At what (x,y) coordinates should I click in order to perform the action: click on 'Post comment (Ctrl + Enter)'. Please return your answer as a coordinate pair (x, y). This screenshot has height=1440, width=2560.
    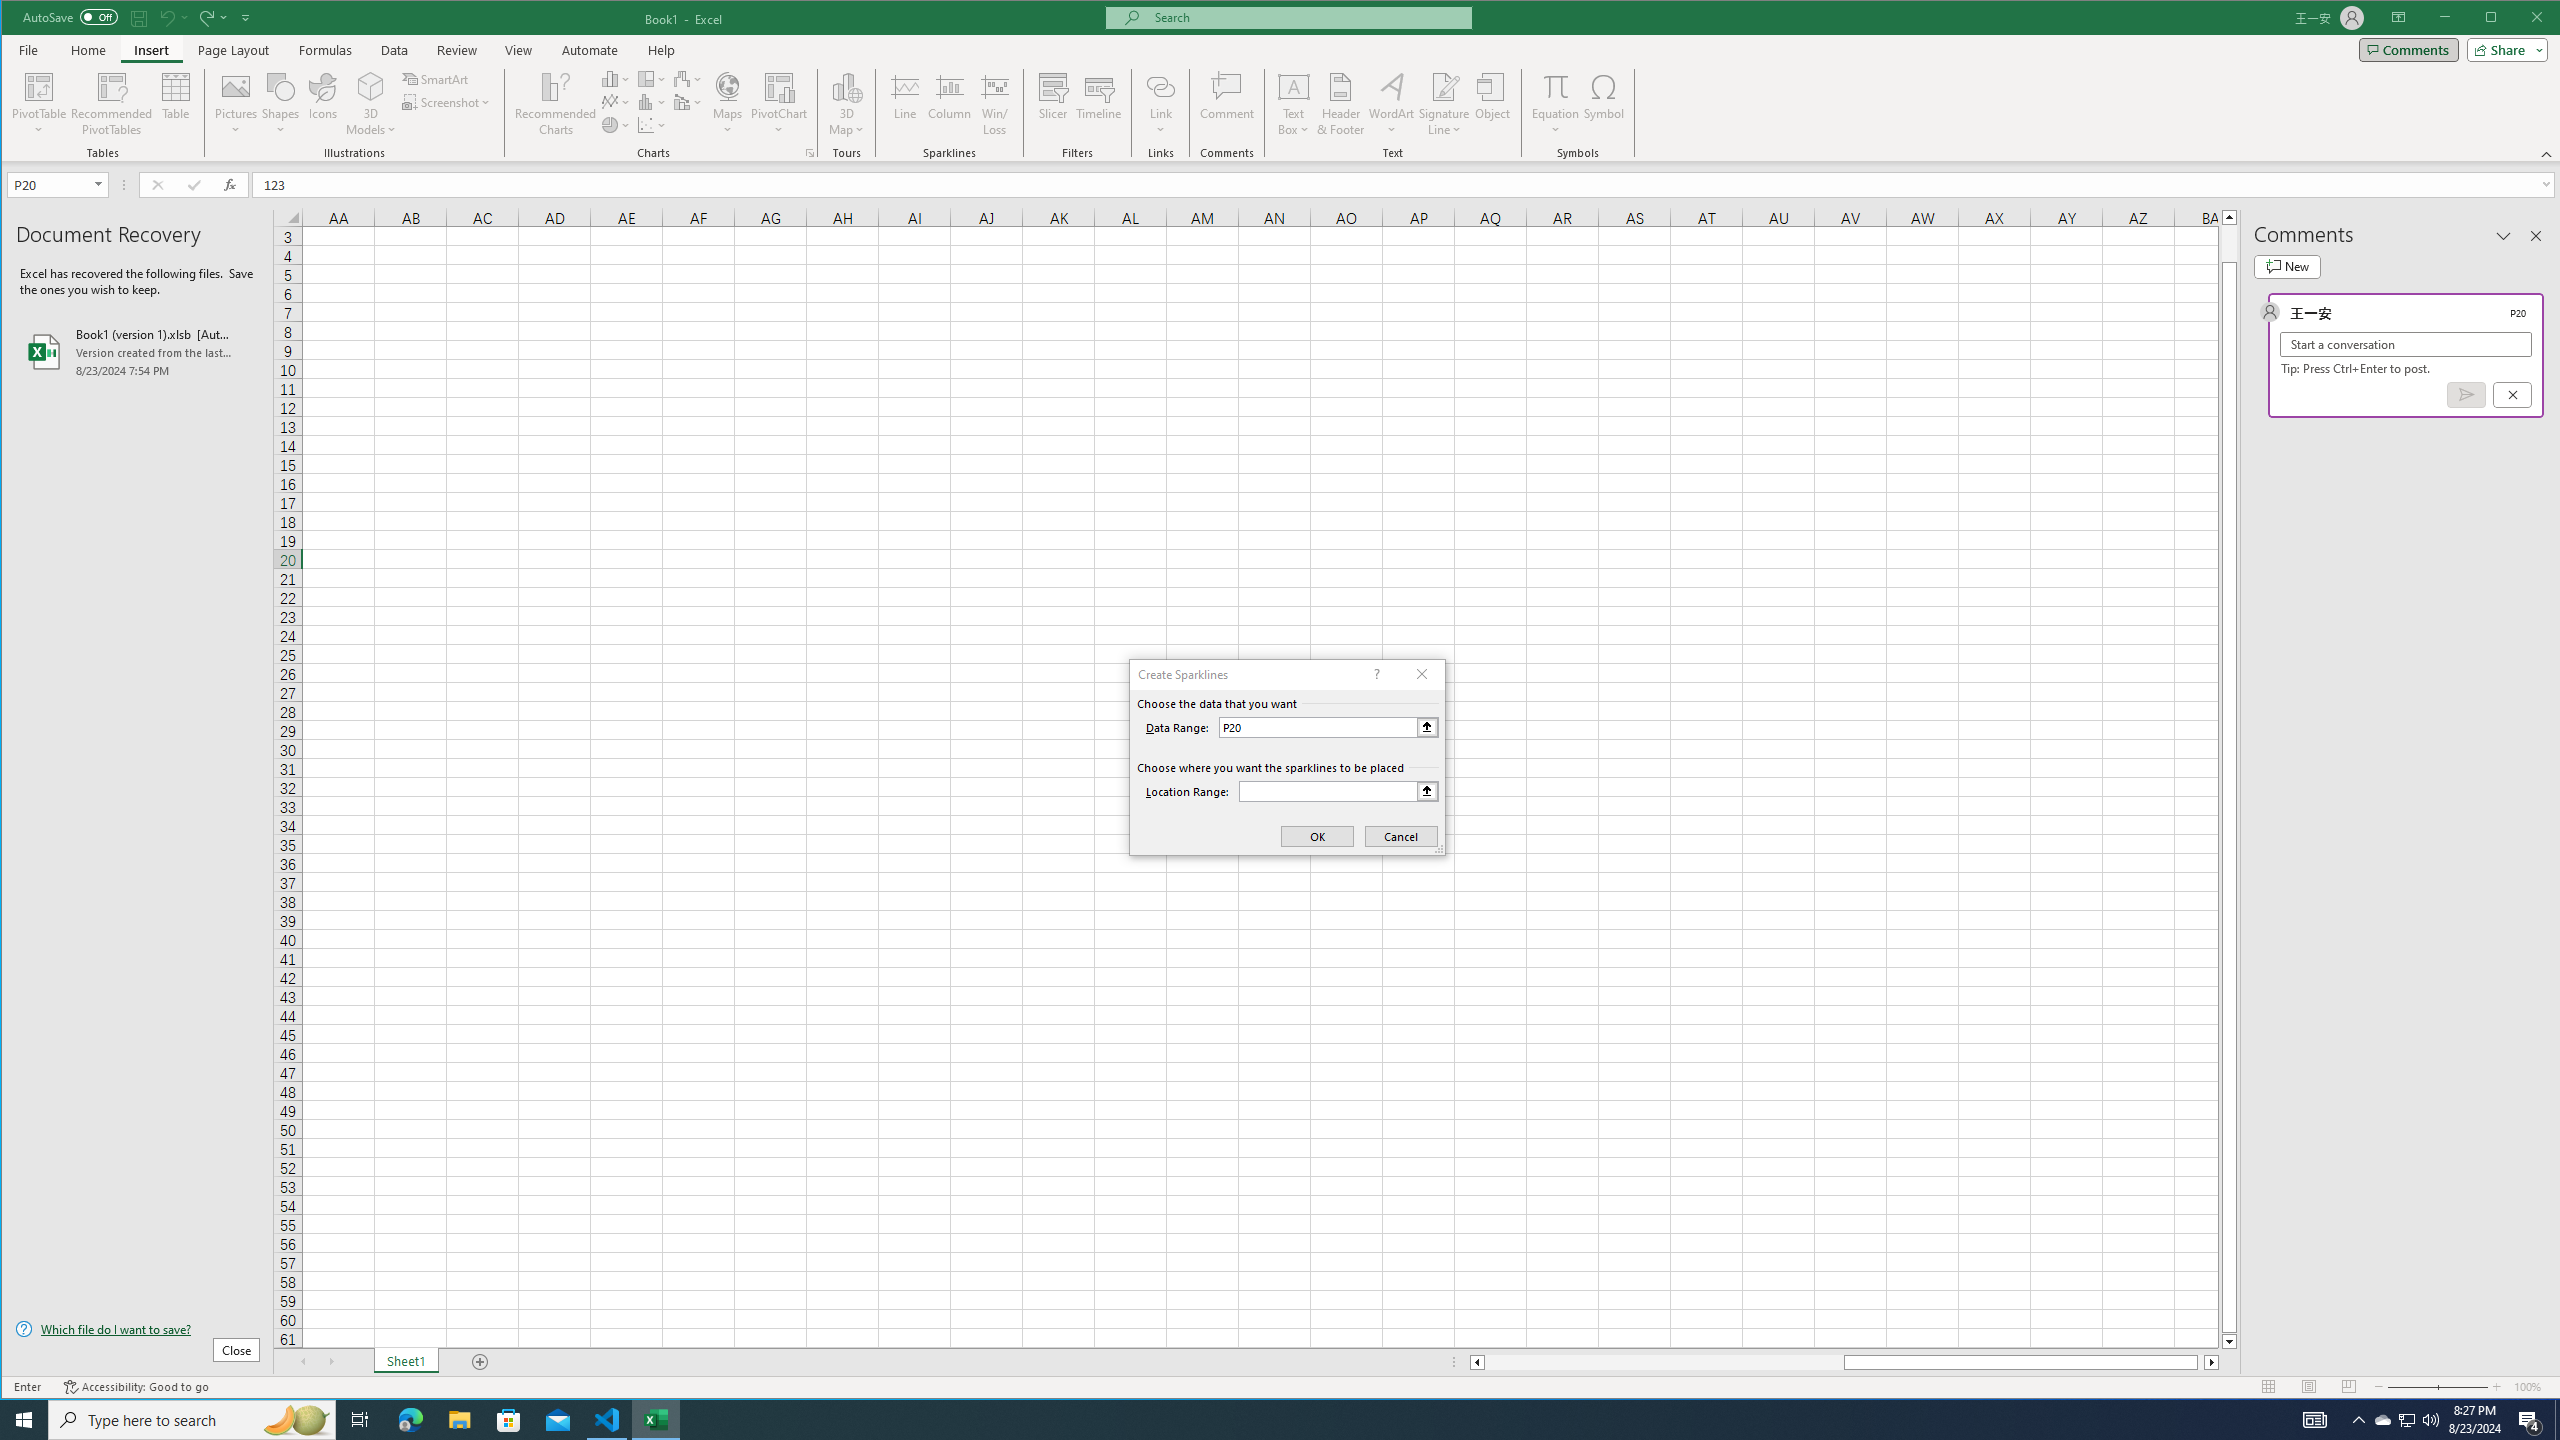
    Looking at the image, I should click on (2466, 394).